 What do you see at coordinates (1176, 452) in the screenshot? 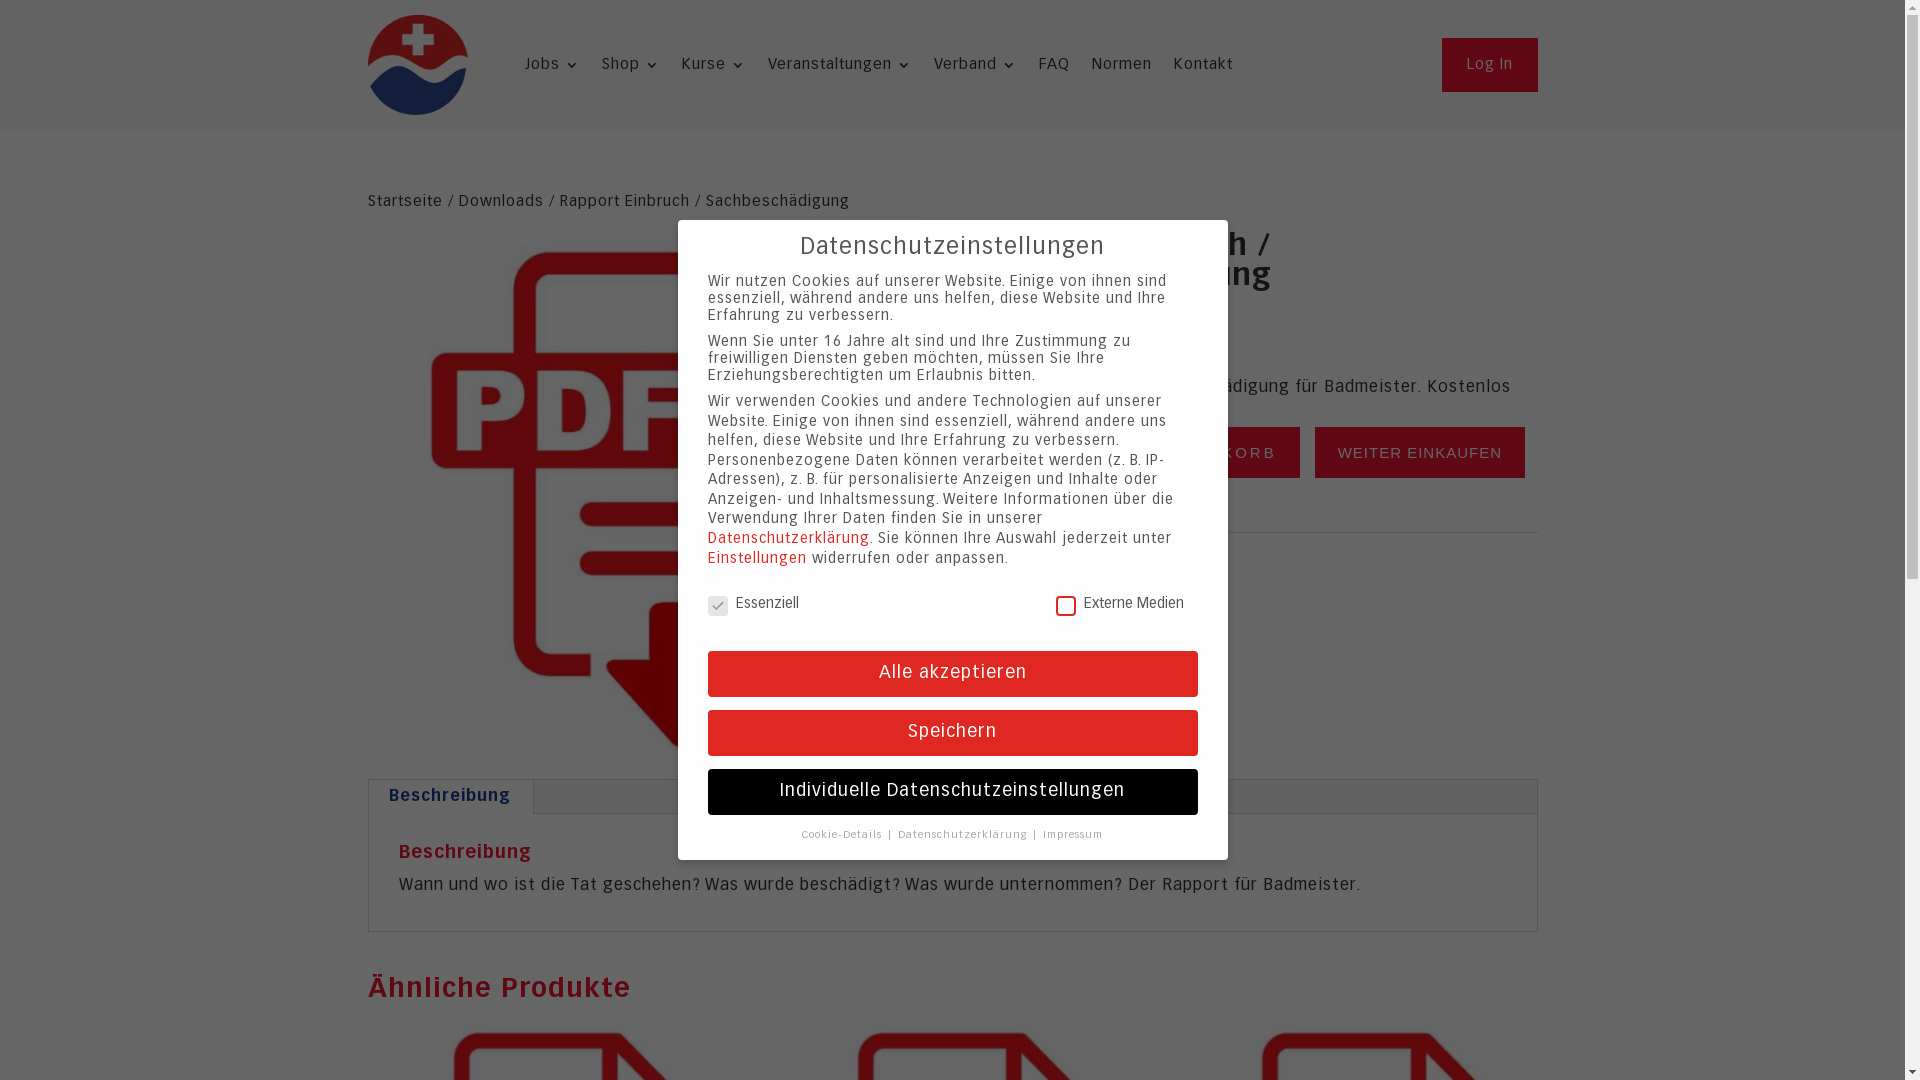
I see `'IN DEN WARENKORB'` at bounding box center [1176, 452].